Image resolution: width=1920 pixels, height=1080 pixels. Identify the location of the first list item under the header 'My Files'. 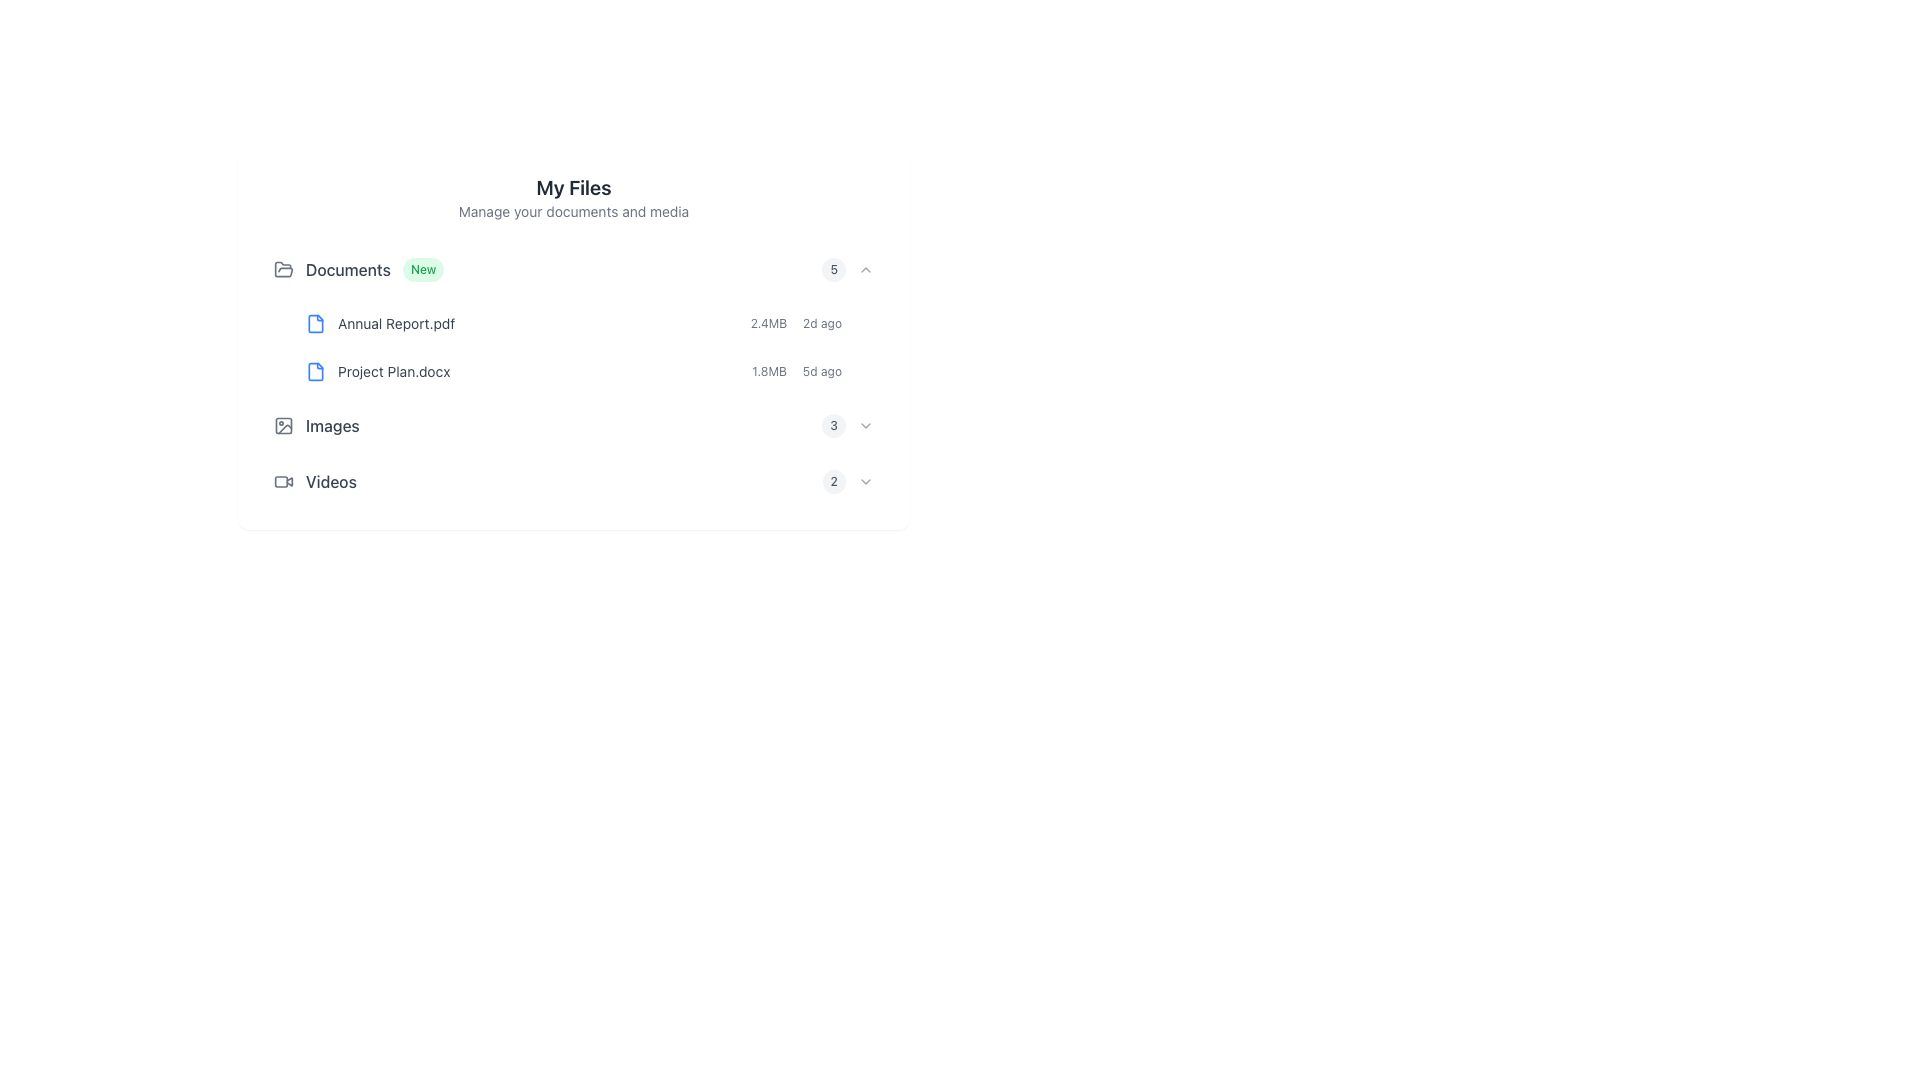
(359, 270).